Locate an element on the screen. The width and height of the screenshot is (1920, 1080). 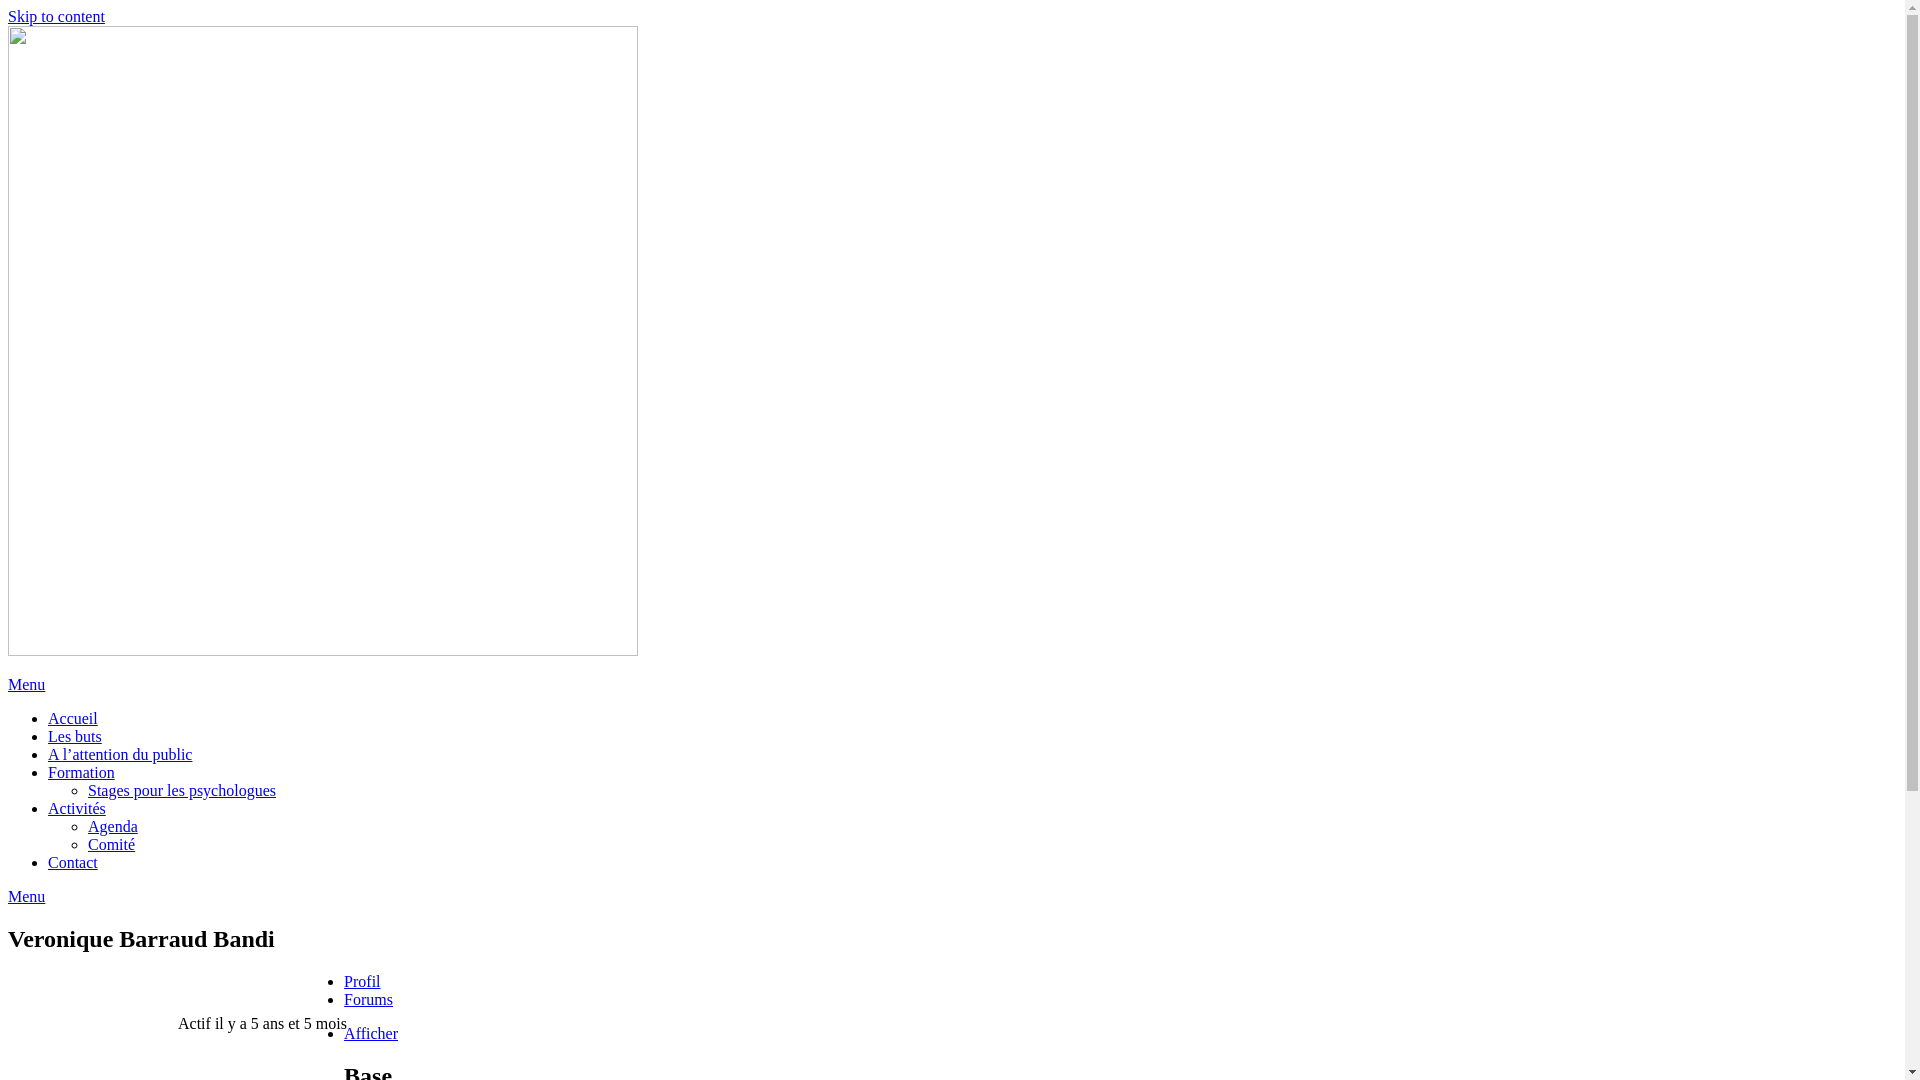
'Afficher' is located at coordinates (344, 1033).